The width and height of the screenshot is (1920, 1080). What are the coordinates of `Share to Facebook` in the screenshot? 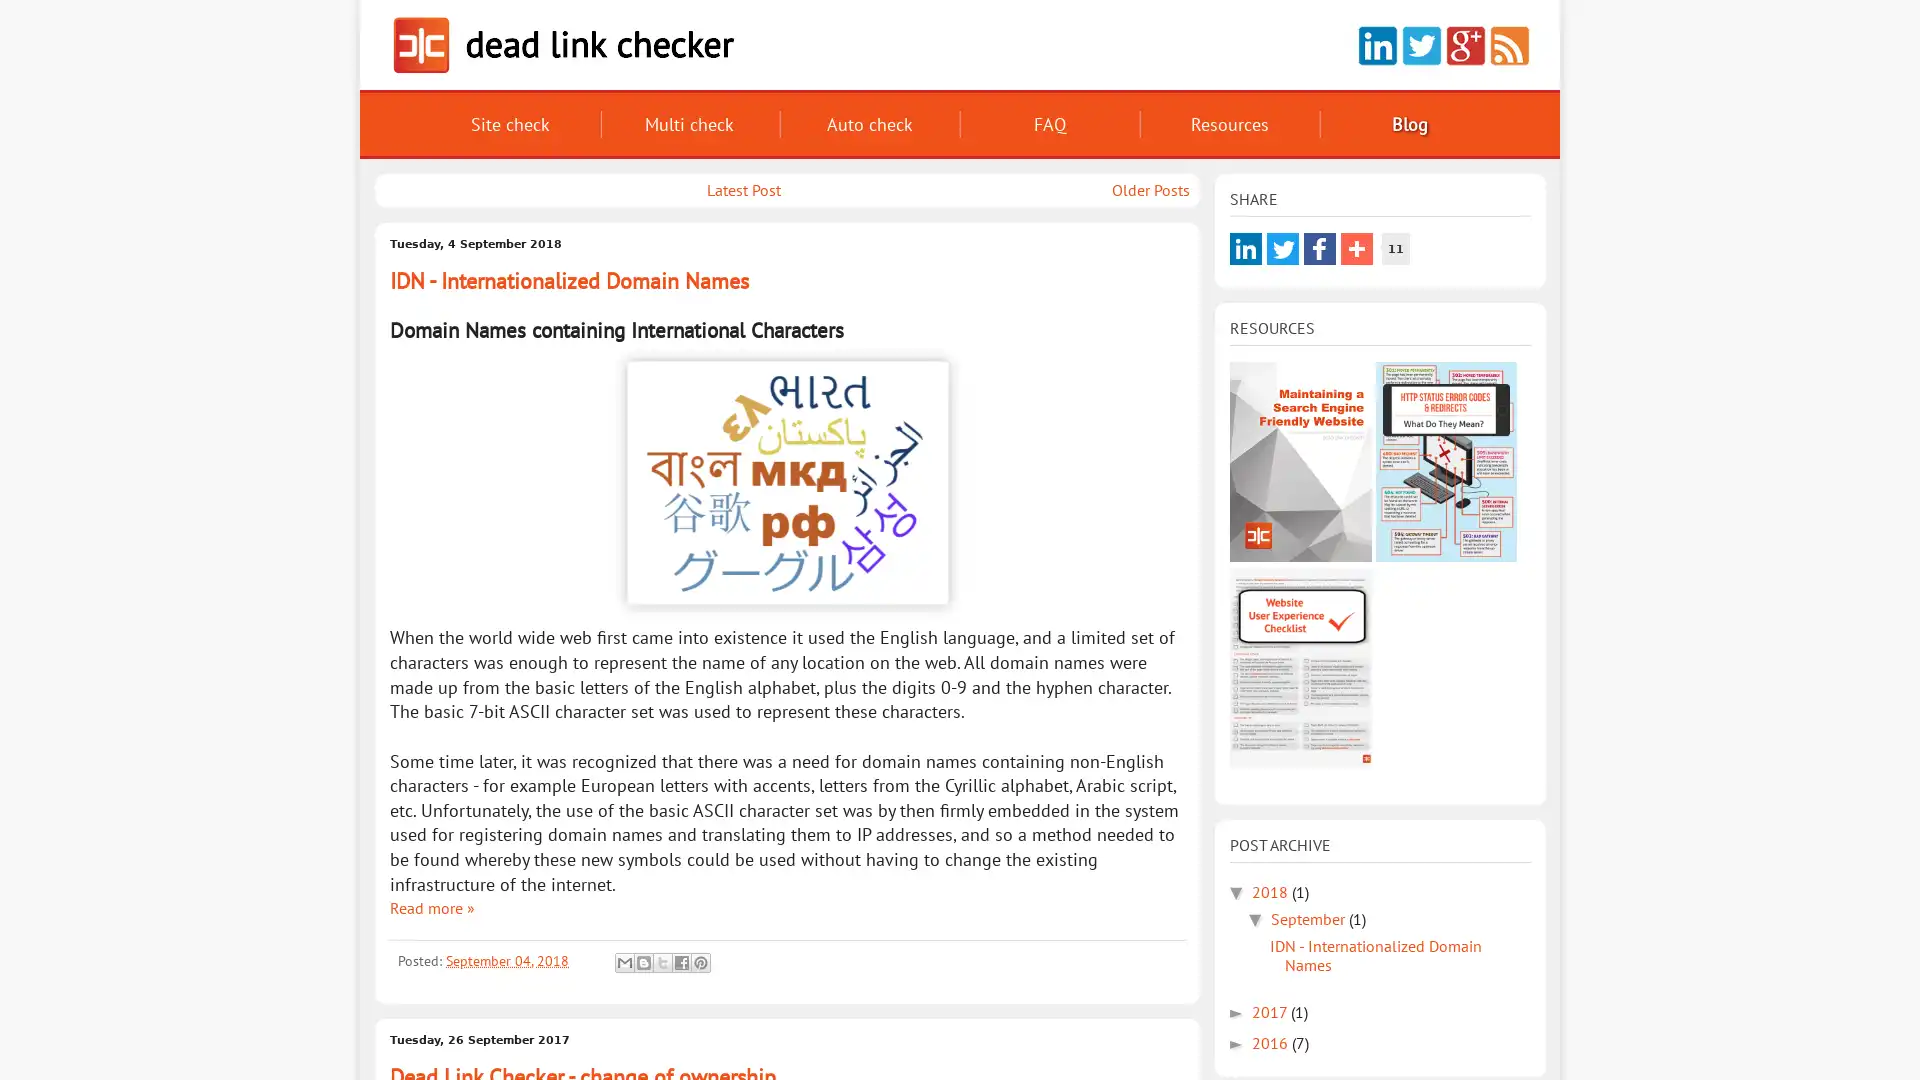 It's located at (1320, 248).